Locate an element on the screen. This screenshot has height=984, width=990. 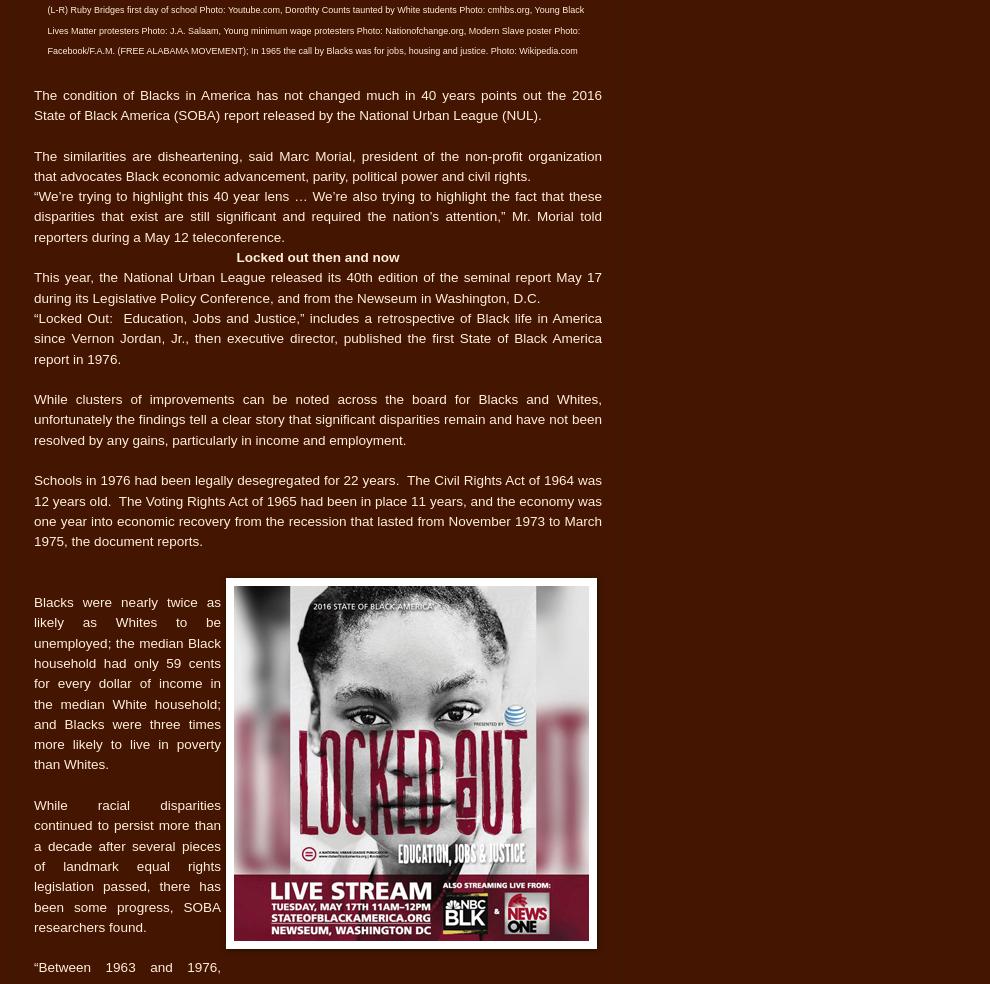
'This year, the National Urban League released its 40th edition of the seminal report May 17 during its Legislative Policy Conference, and from the Newseum in Washington, D.C.' is located at coordinates (316, 286).